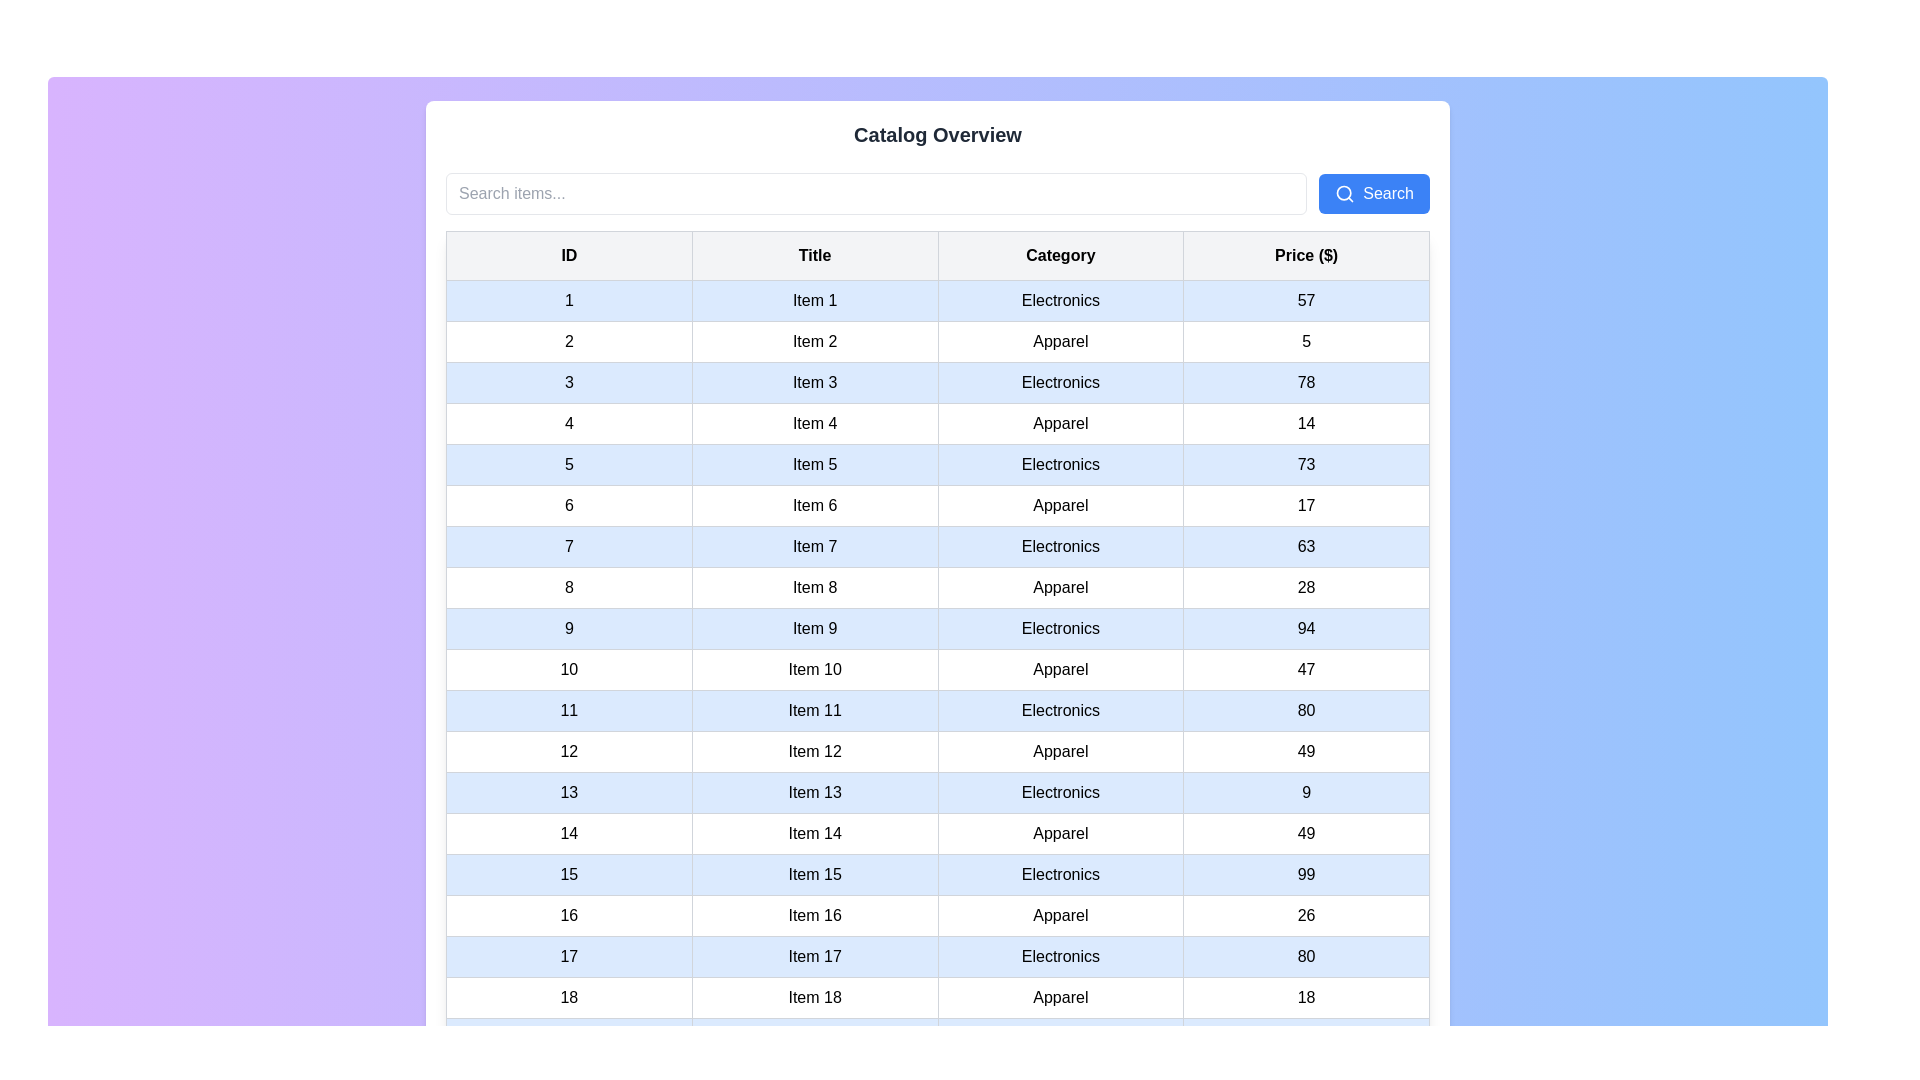  I want to click on the 11th row in the table representing 'Electronics', so click(936, 709).